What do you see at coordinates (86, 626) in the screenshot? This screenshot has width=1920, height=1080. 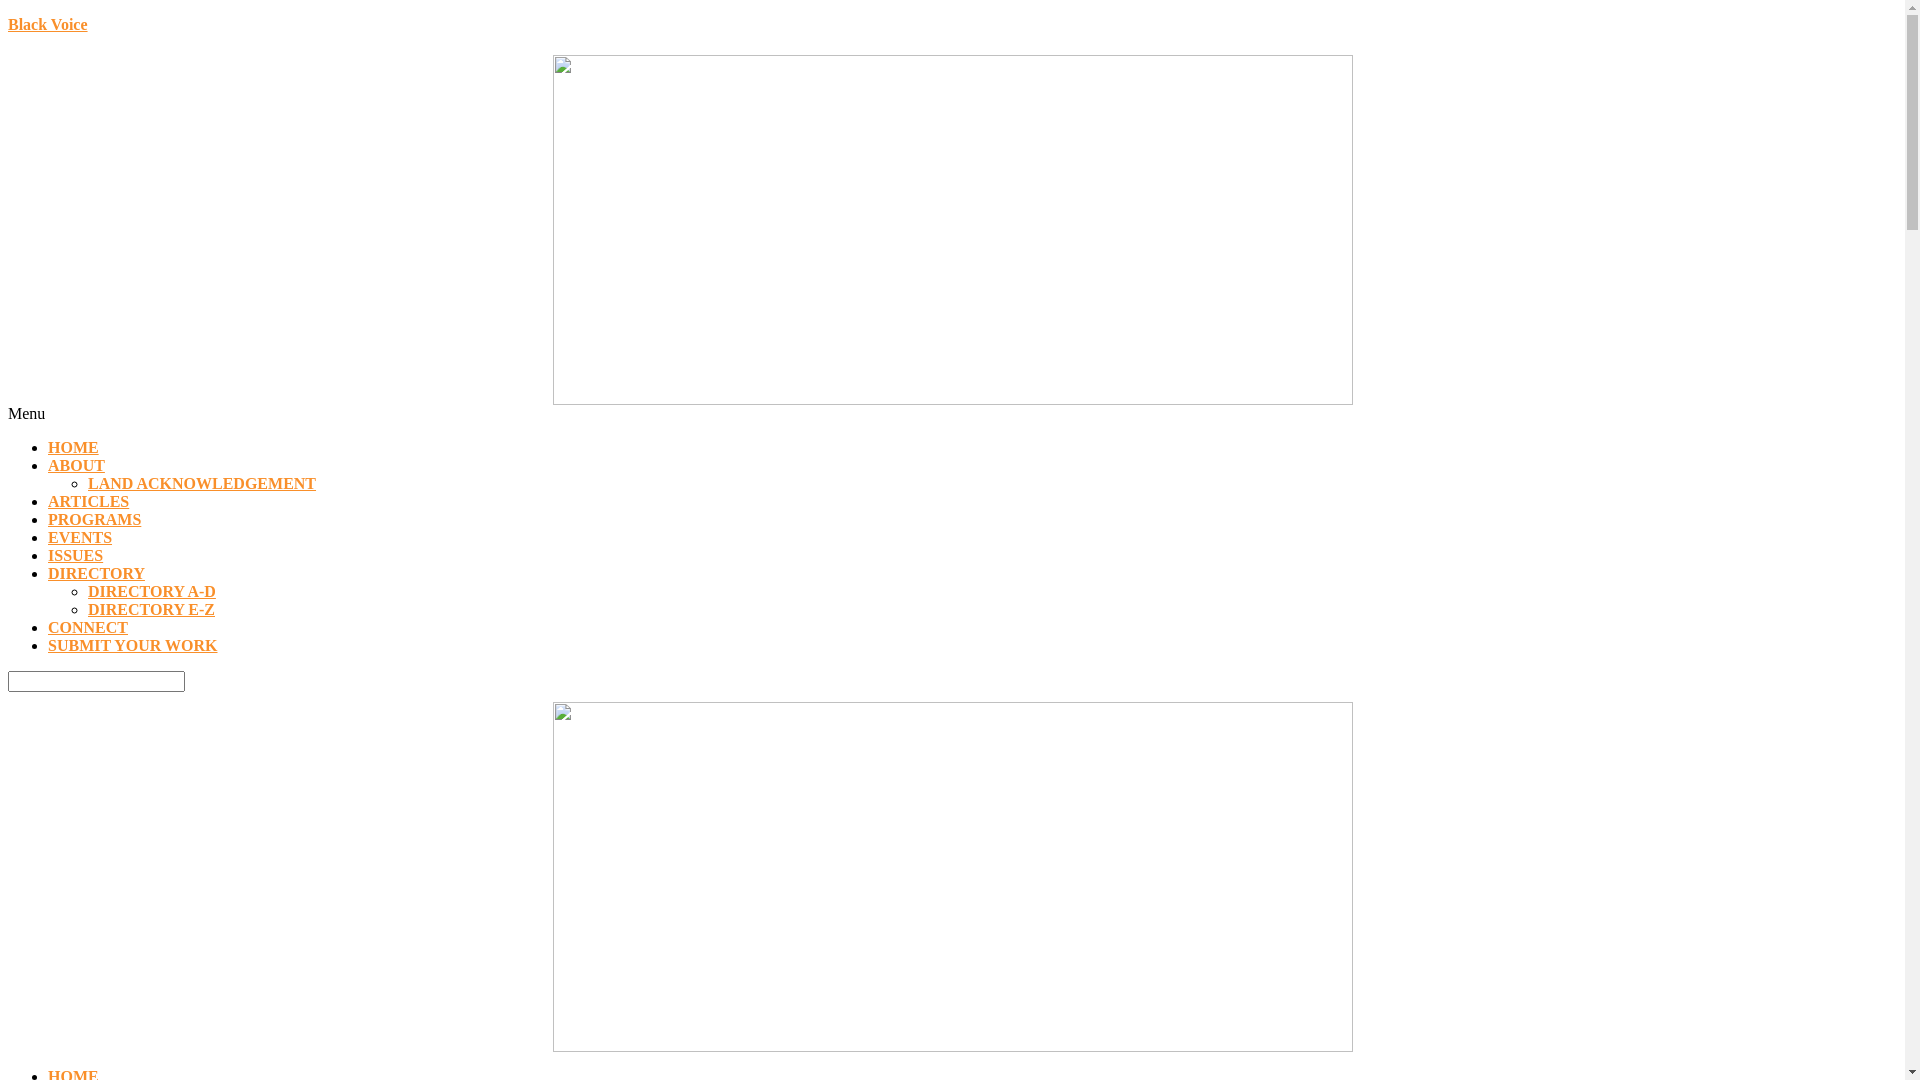 I see `'CONNECT'` at bounding box center [86, 626].